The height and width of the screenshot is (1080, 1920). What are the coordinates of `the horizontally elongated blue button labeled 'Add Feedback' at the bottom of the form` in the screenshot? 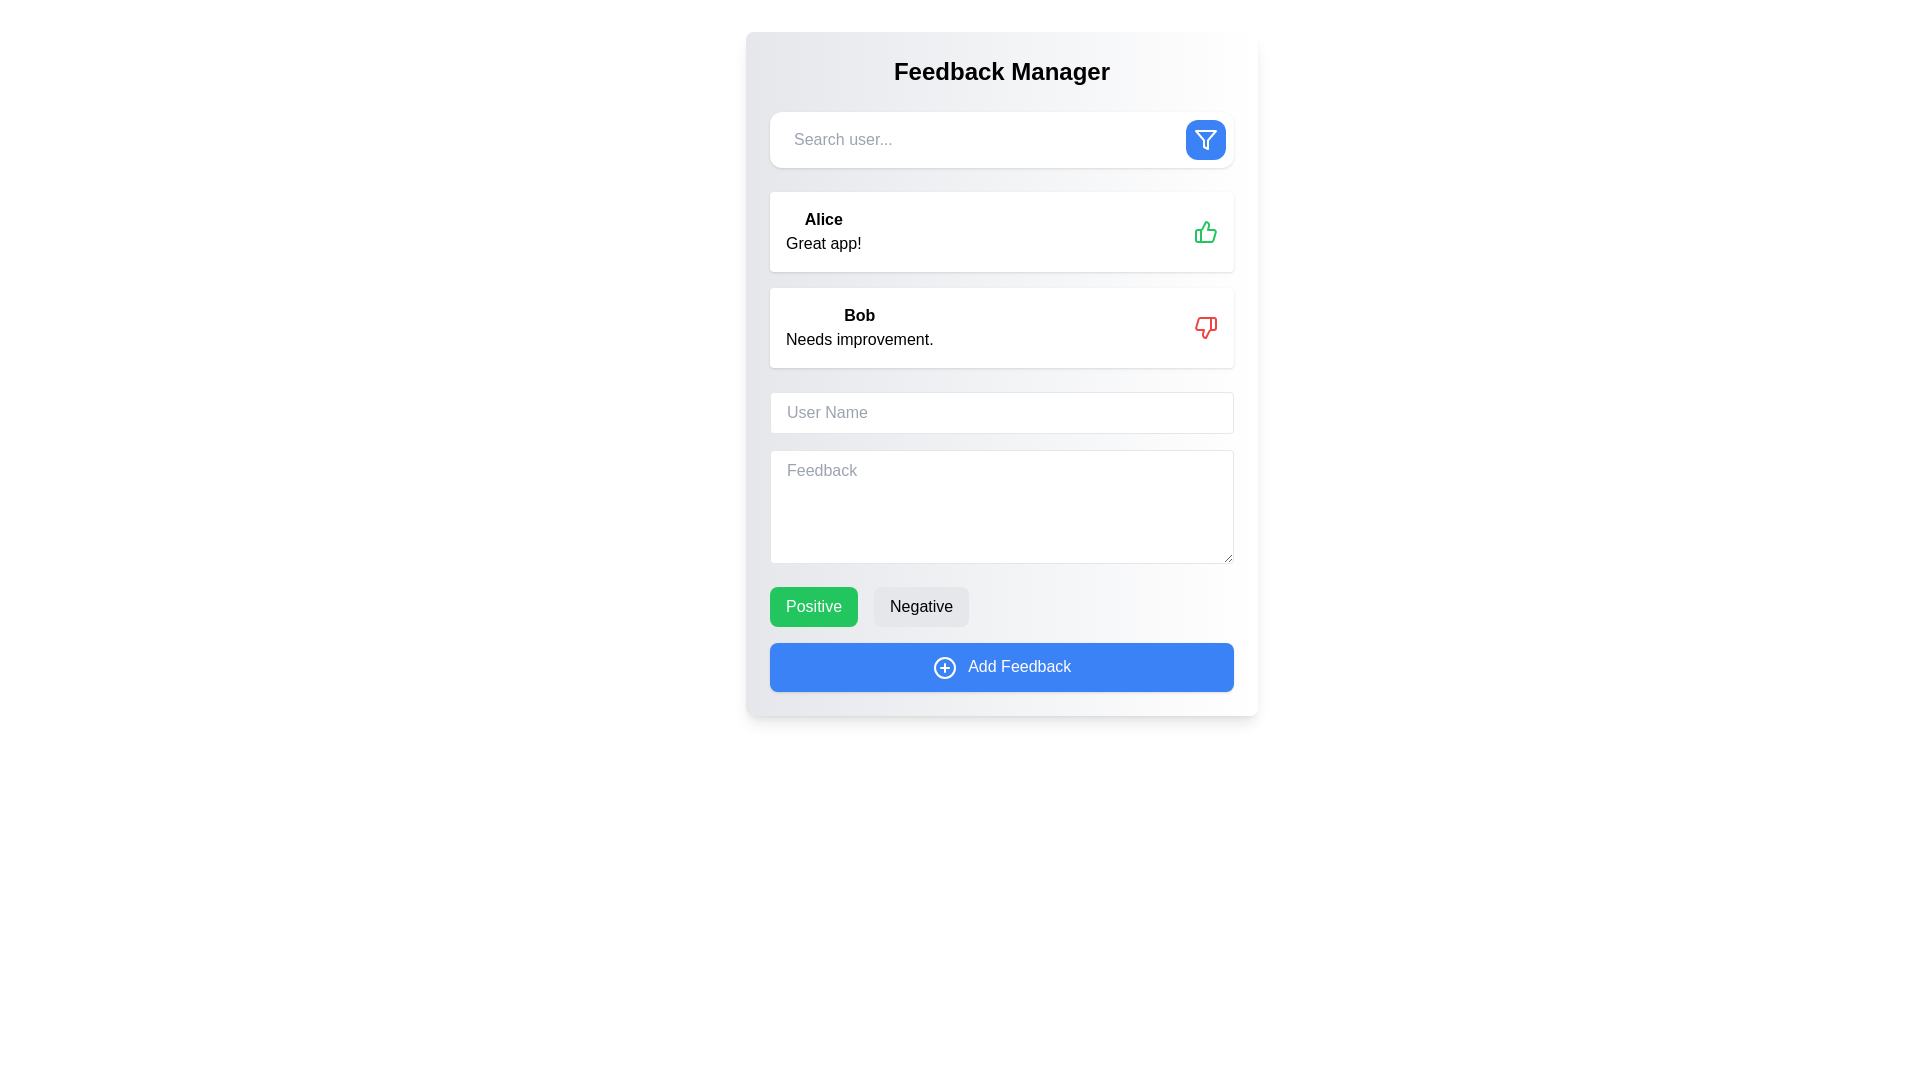 It's located at (1002, 667).